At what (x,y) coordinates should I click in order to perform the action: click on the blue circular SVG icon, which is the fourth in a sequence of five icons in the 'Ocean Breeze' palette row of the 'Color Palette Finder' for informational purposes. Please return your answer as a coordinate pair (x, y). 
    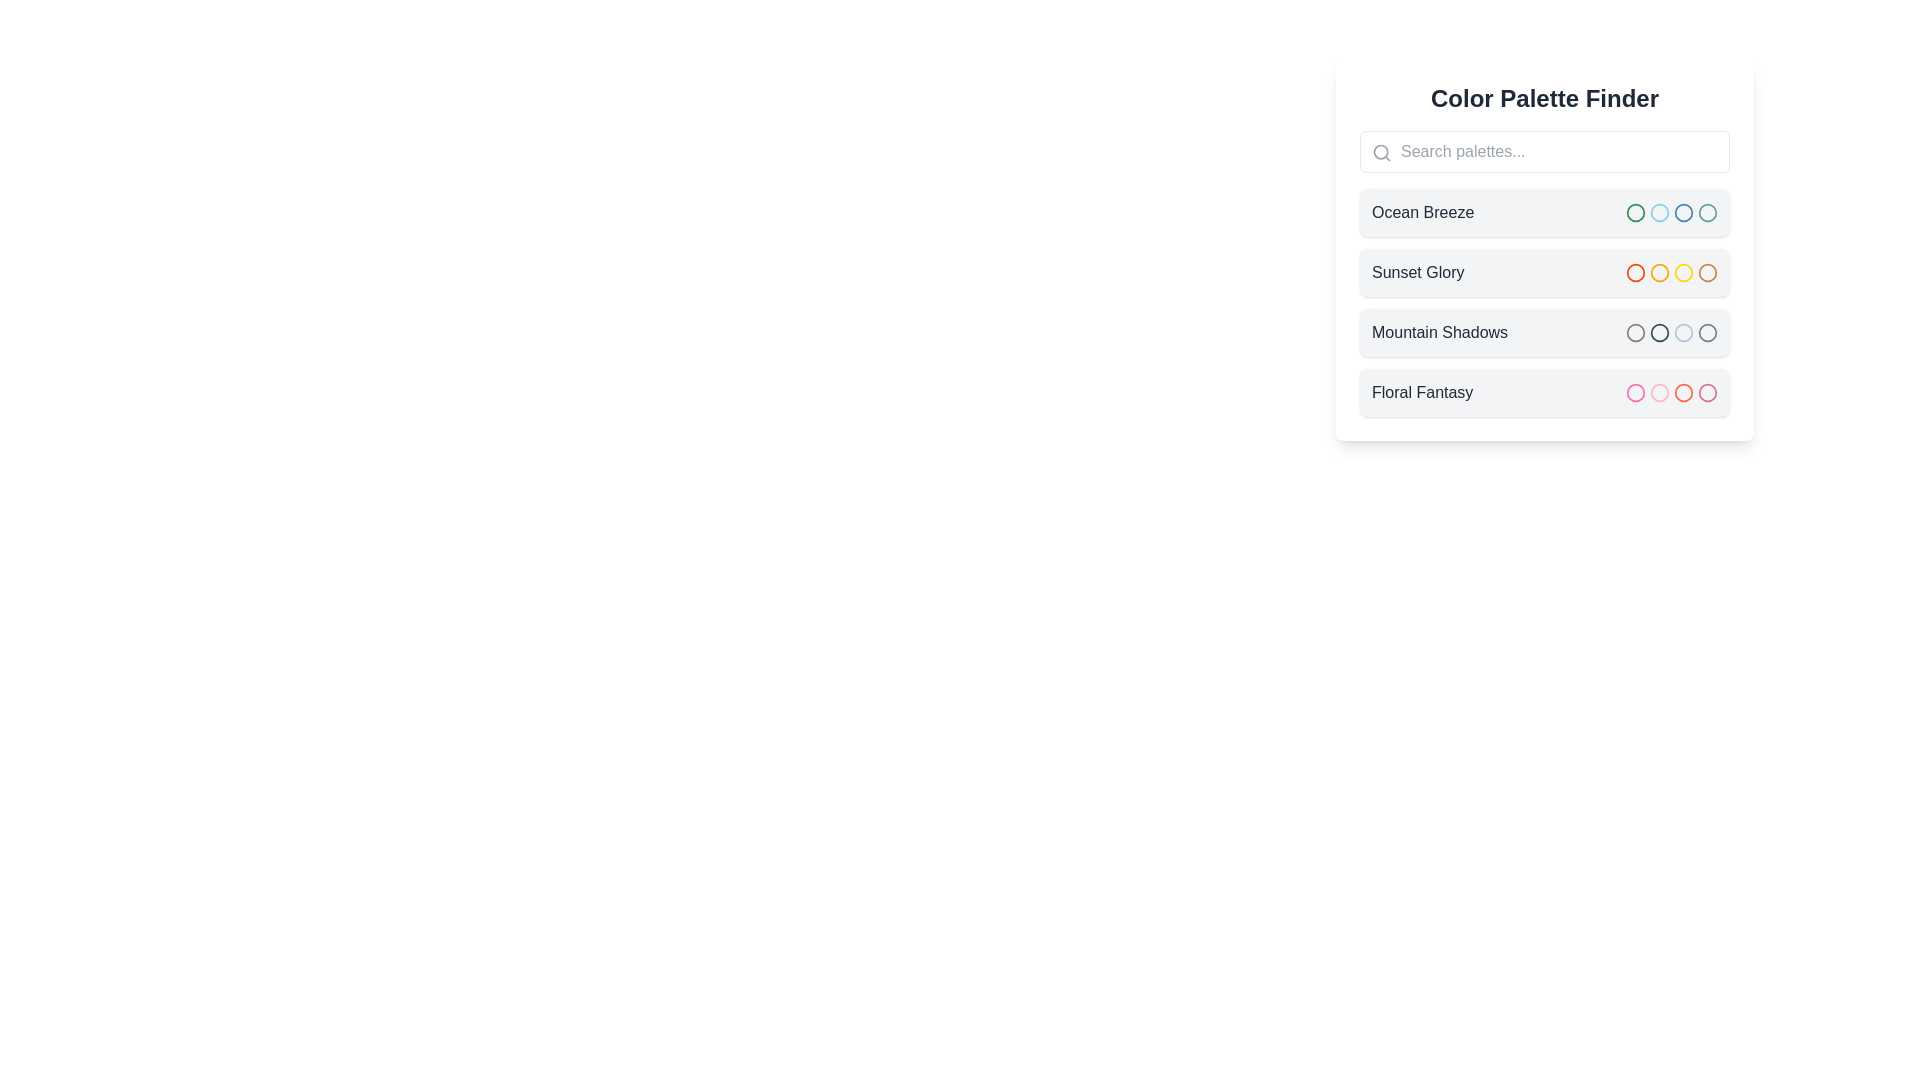
    Looking at the image, I should click on (1683, 212).